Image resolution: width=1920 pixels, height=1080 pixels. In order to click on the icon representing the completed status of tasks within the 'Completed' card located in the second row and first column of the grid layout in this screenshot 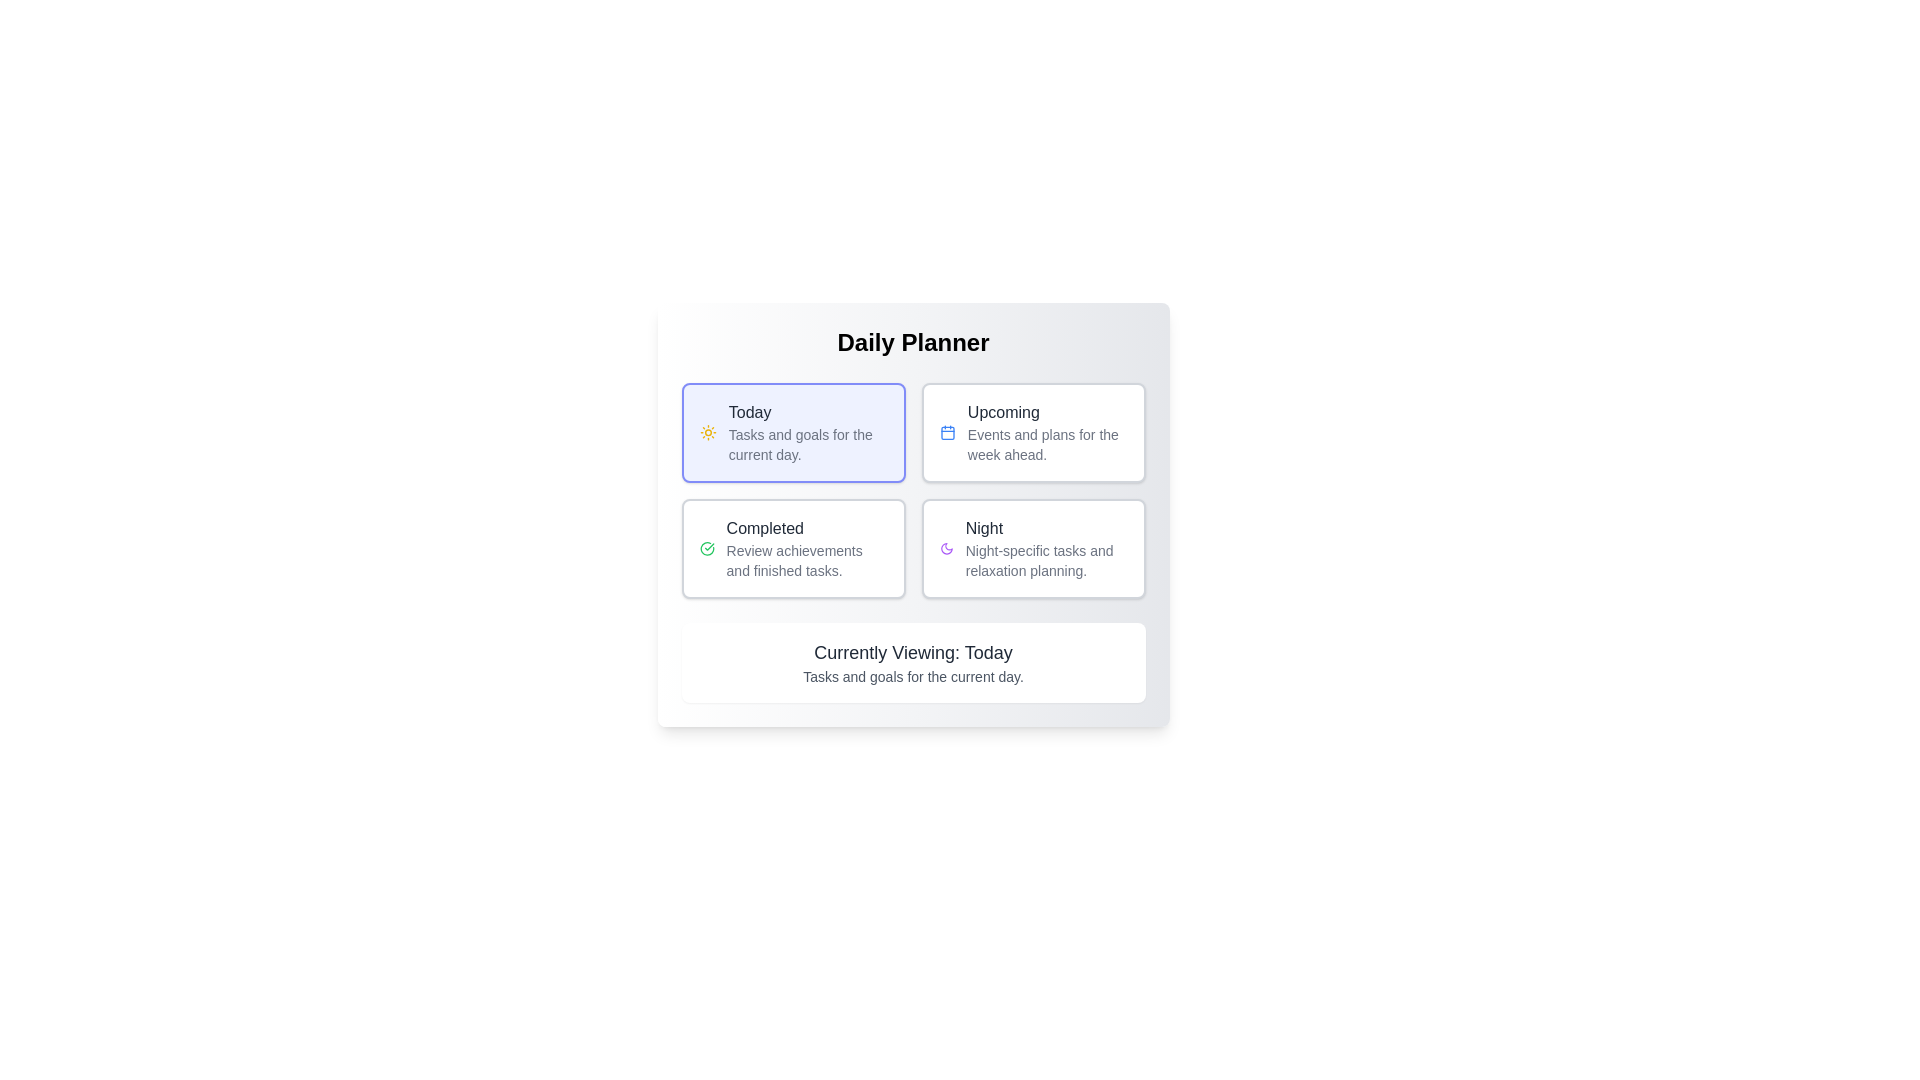, I will do `click(706, 548)`.